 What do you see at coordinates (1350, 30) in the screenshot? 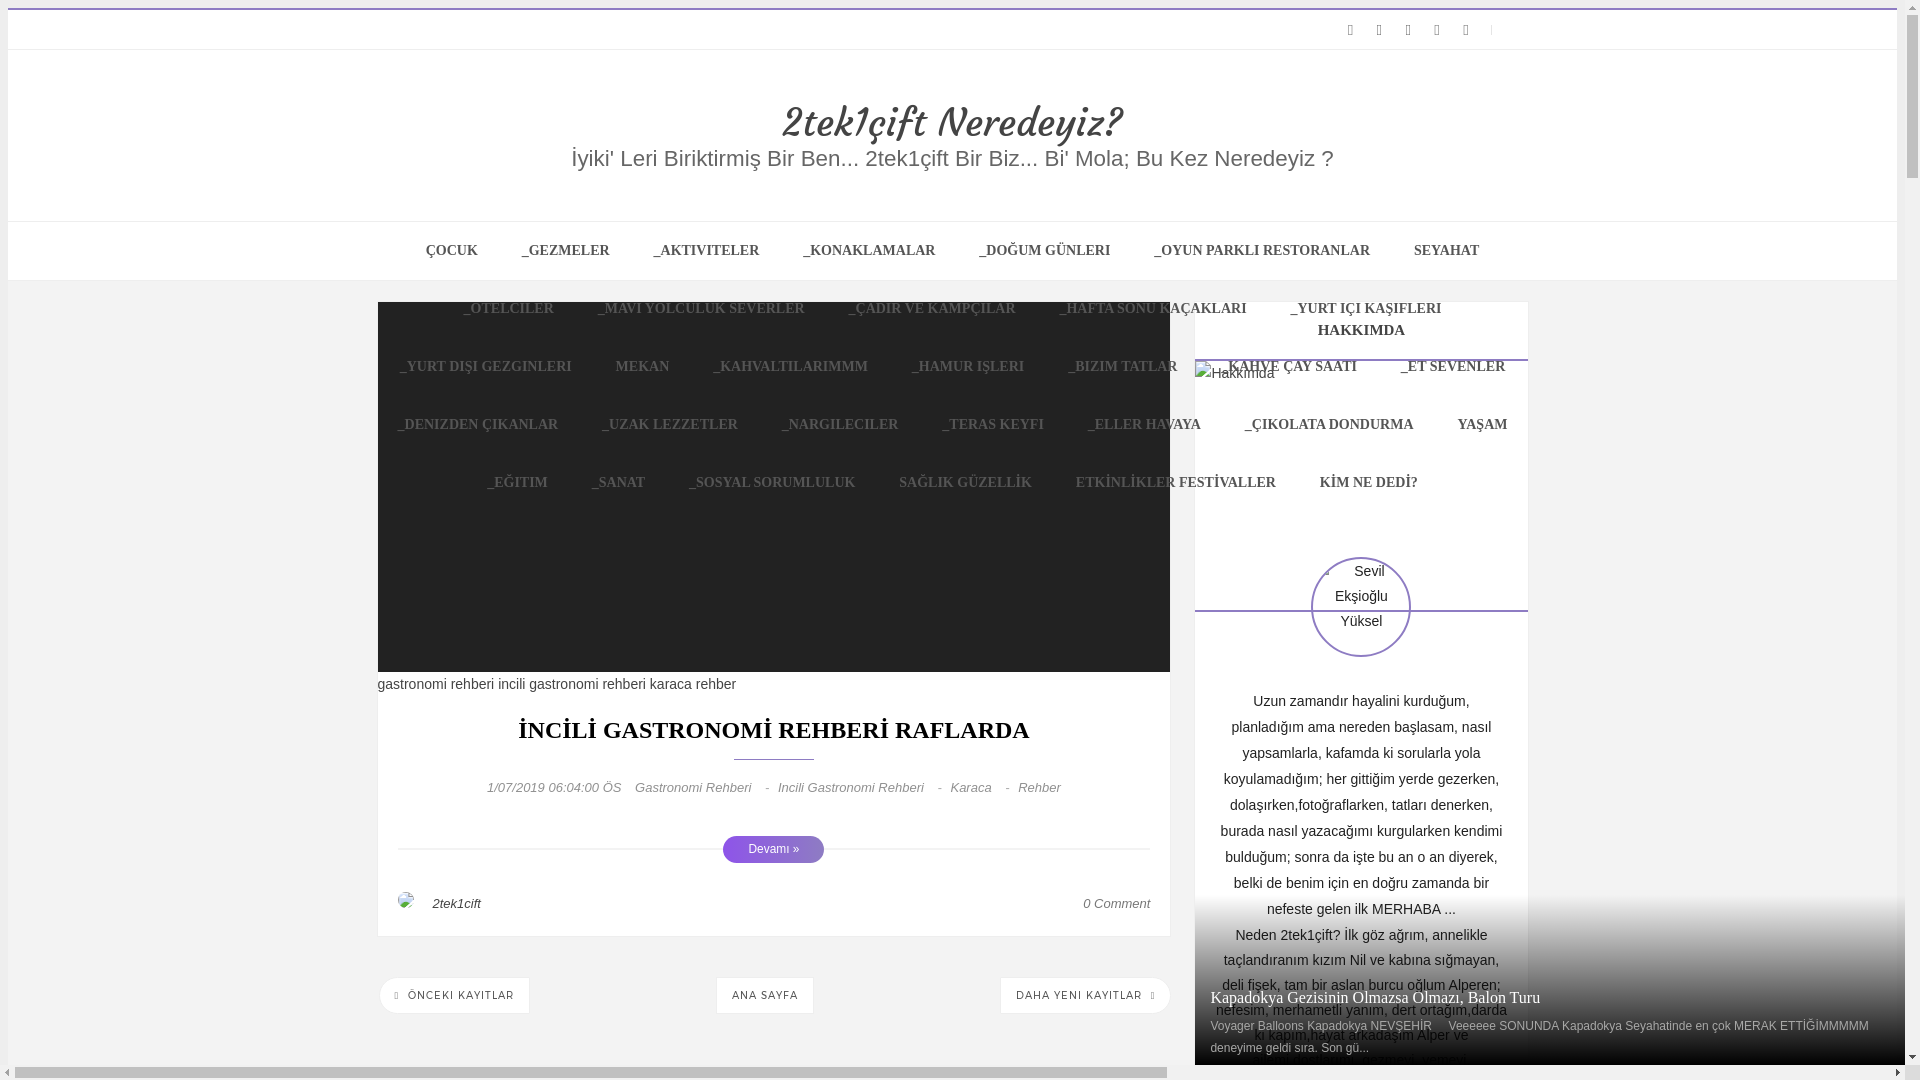
I see `'twitter'` at bounding box center [1350, 30].